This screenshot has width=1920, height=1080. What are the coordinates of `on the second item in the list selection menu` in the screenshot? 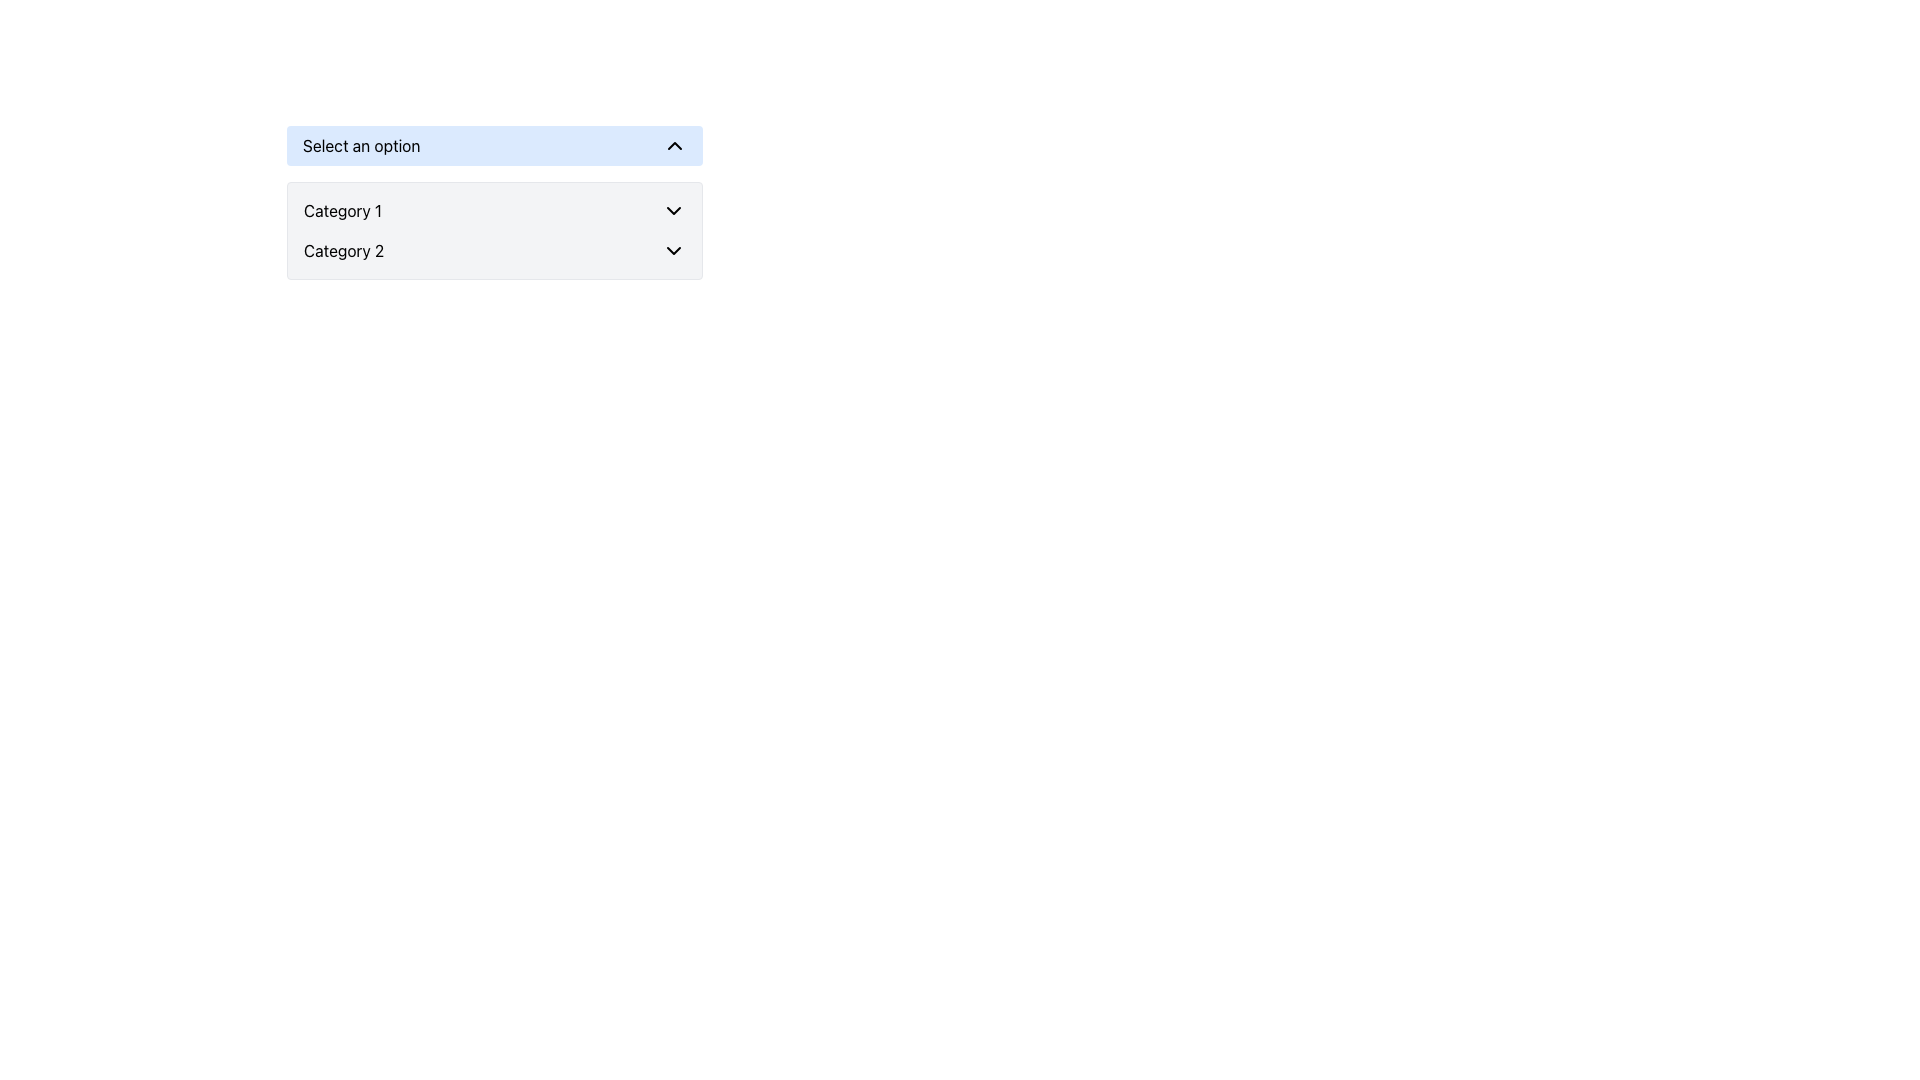 It's located at (494, 249).